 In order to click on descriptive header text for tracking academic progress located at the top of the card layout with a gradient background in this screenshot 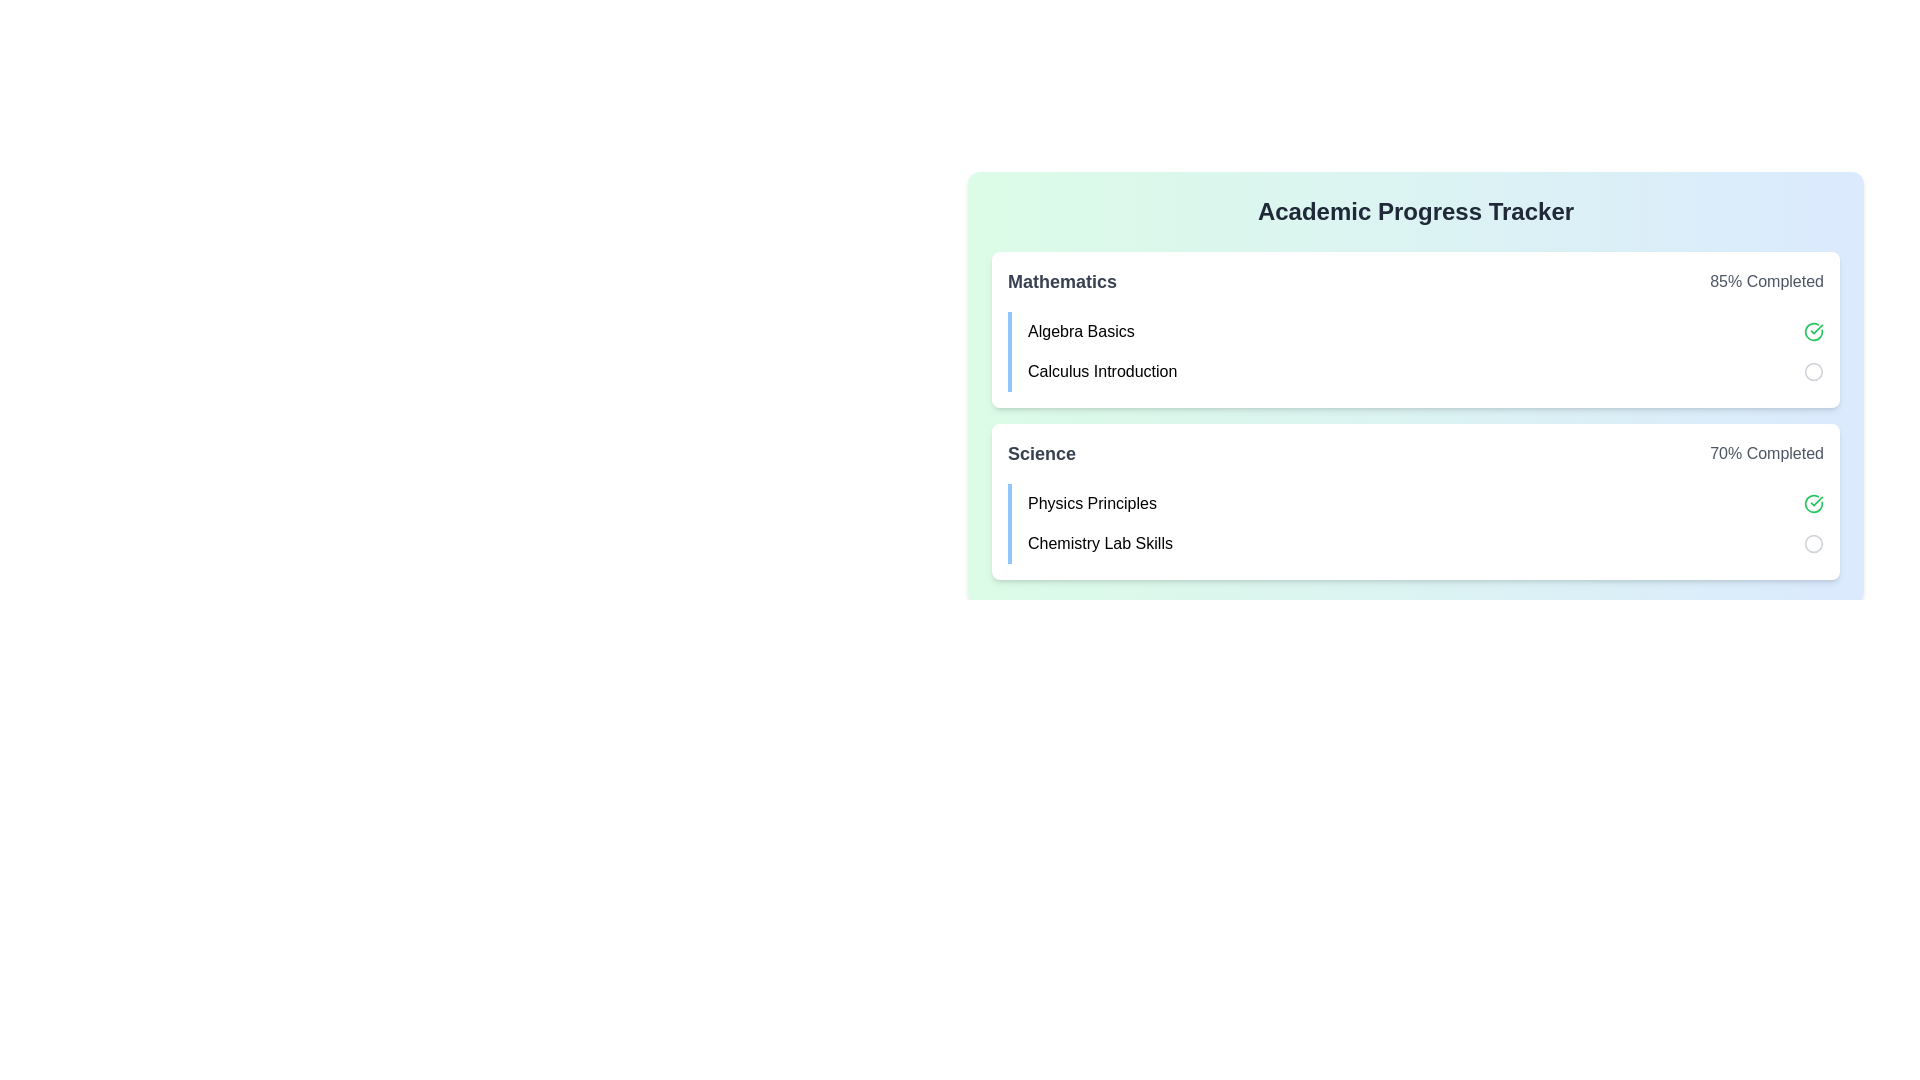, I will do `click(1415, 212)`.